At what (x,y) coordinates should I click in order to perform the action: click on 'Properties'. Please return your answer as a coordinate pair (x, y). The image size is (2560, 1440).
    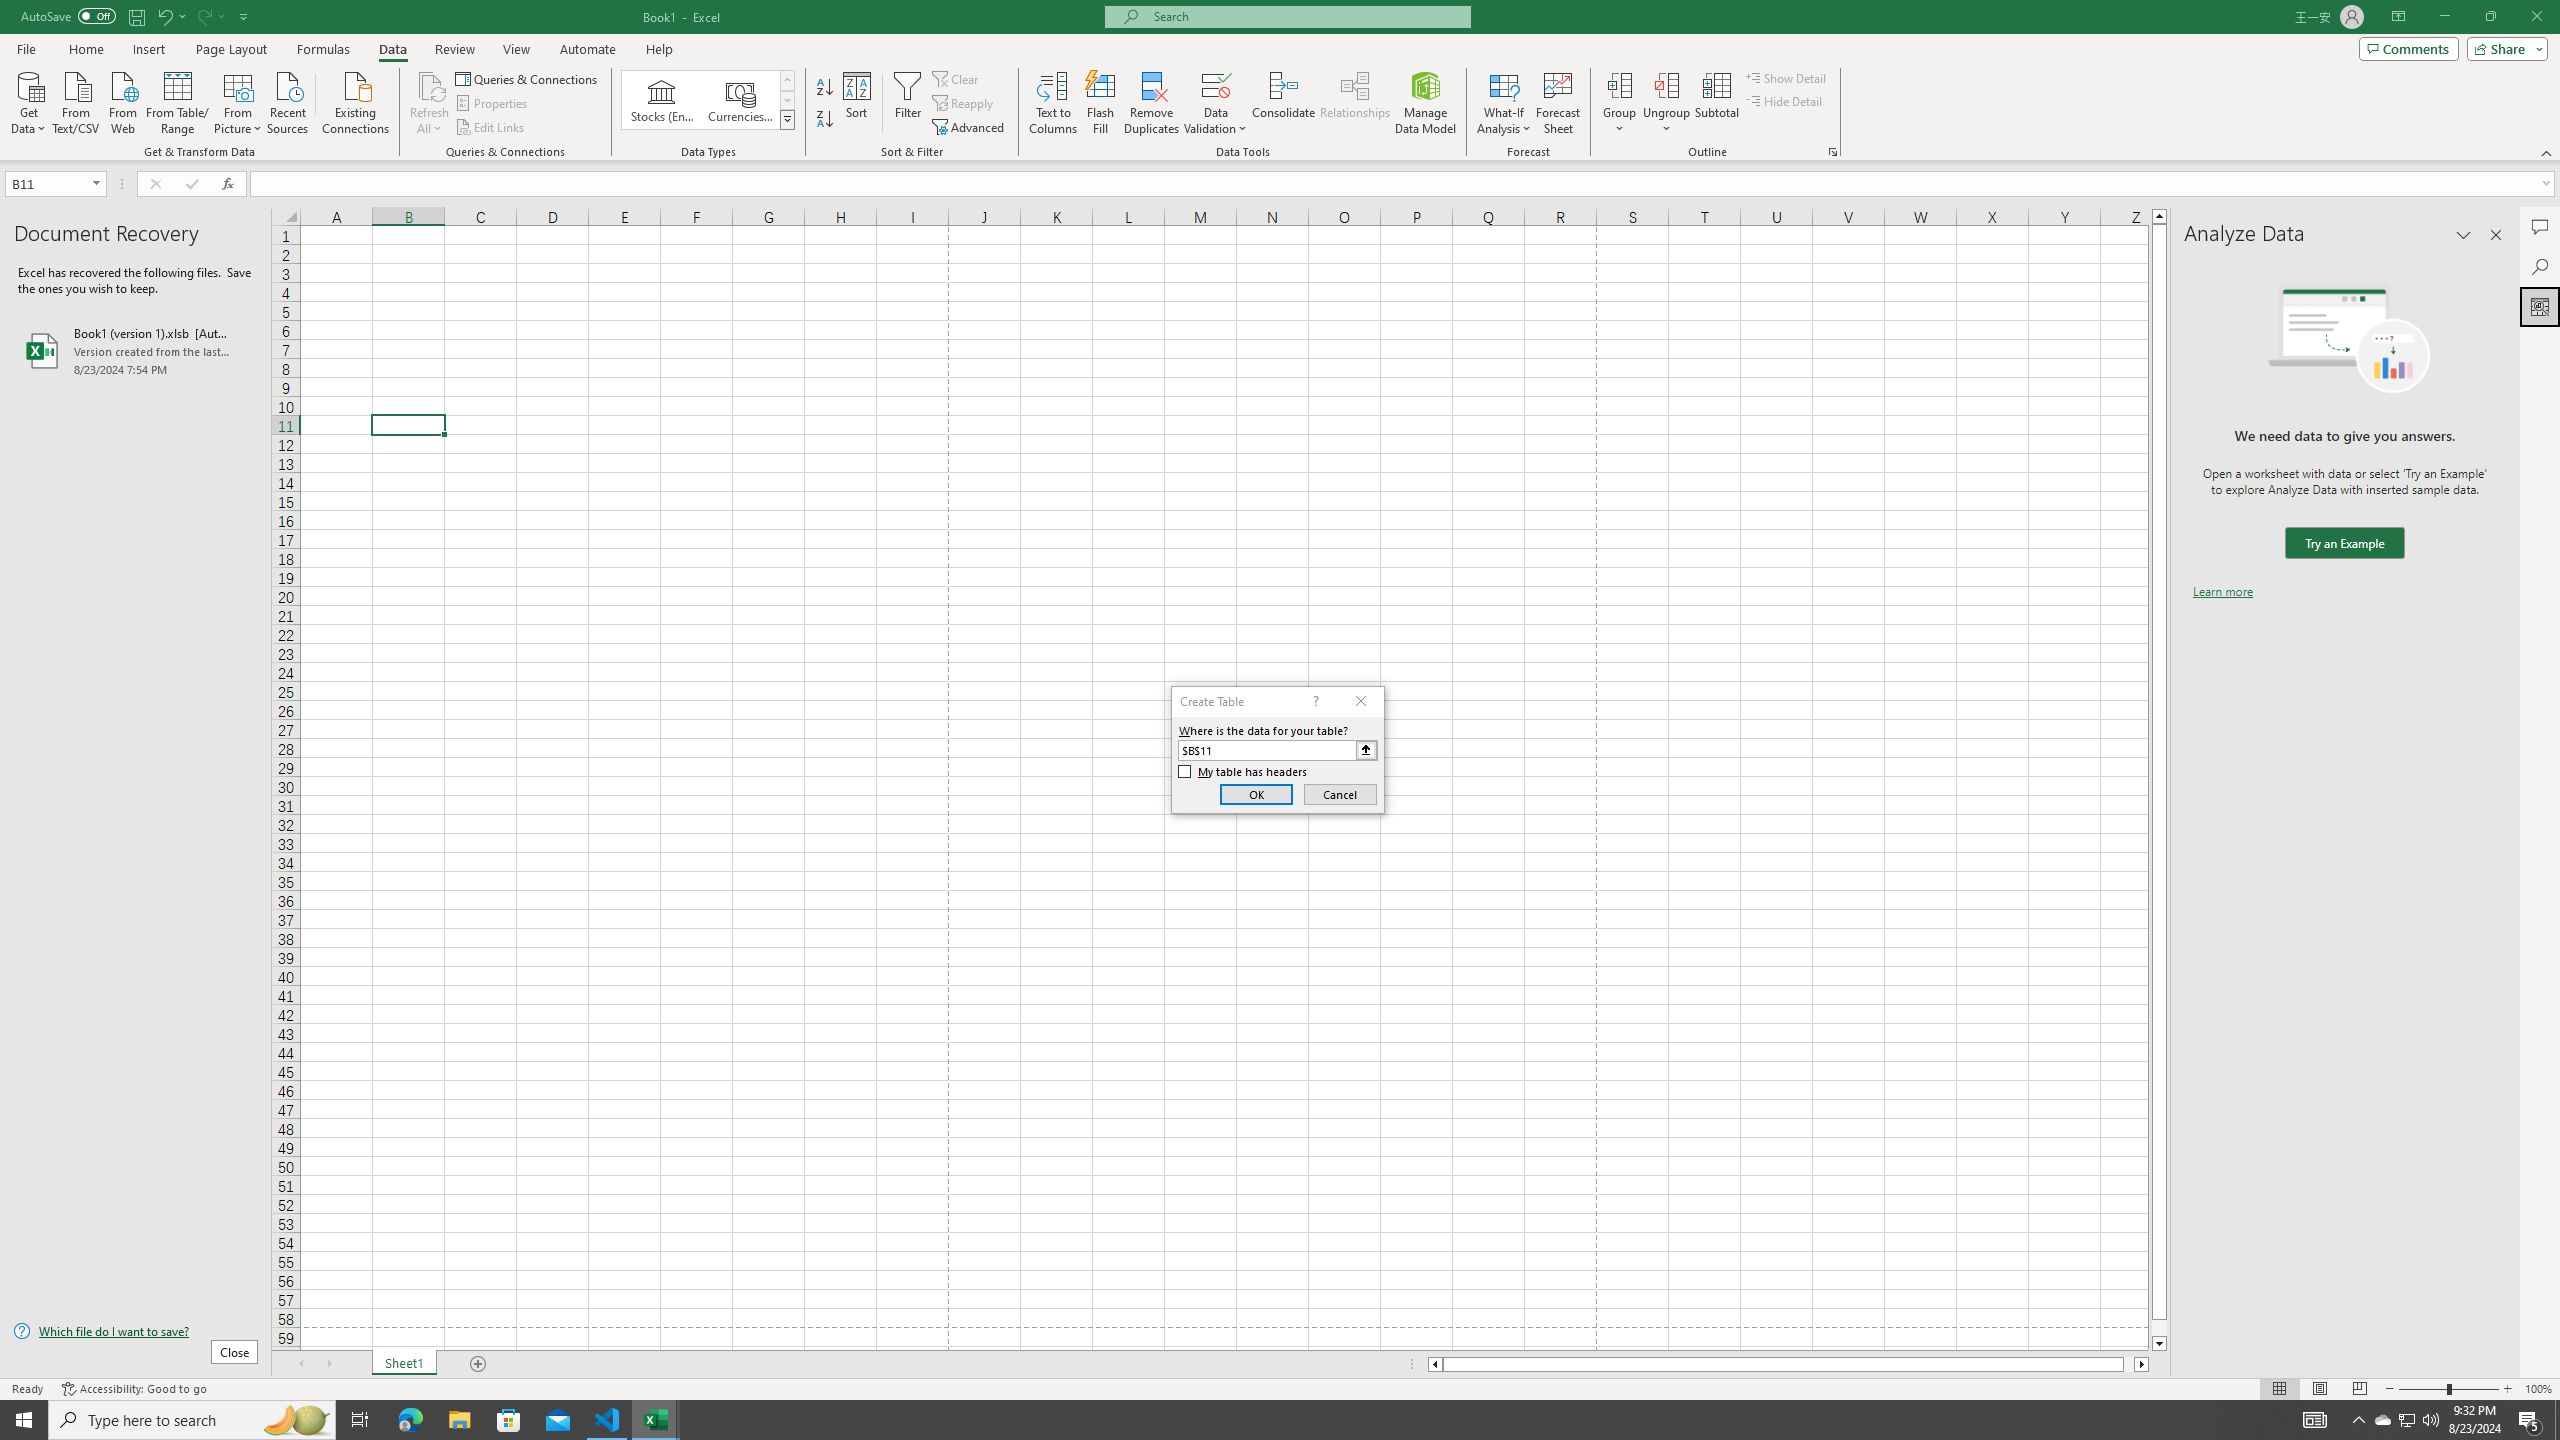
    Looking at the image, I should click on (493, 103).